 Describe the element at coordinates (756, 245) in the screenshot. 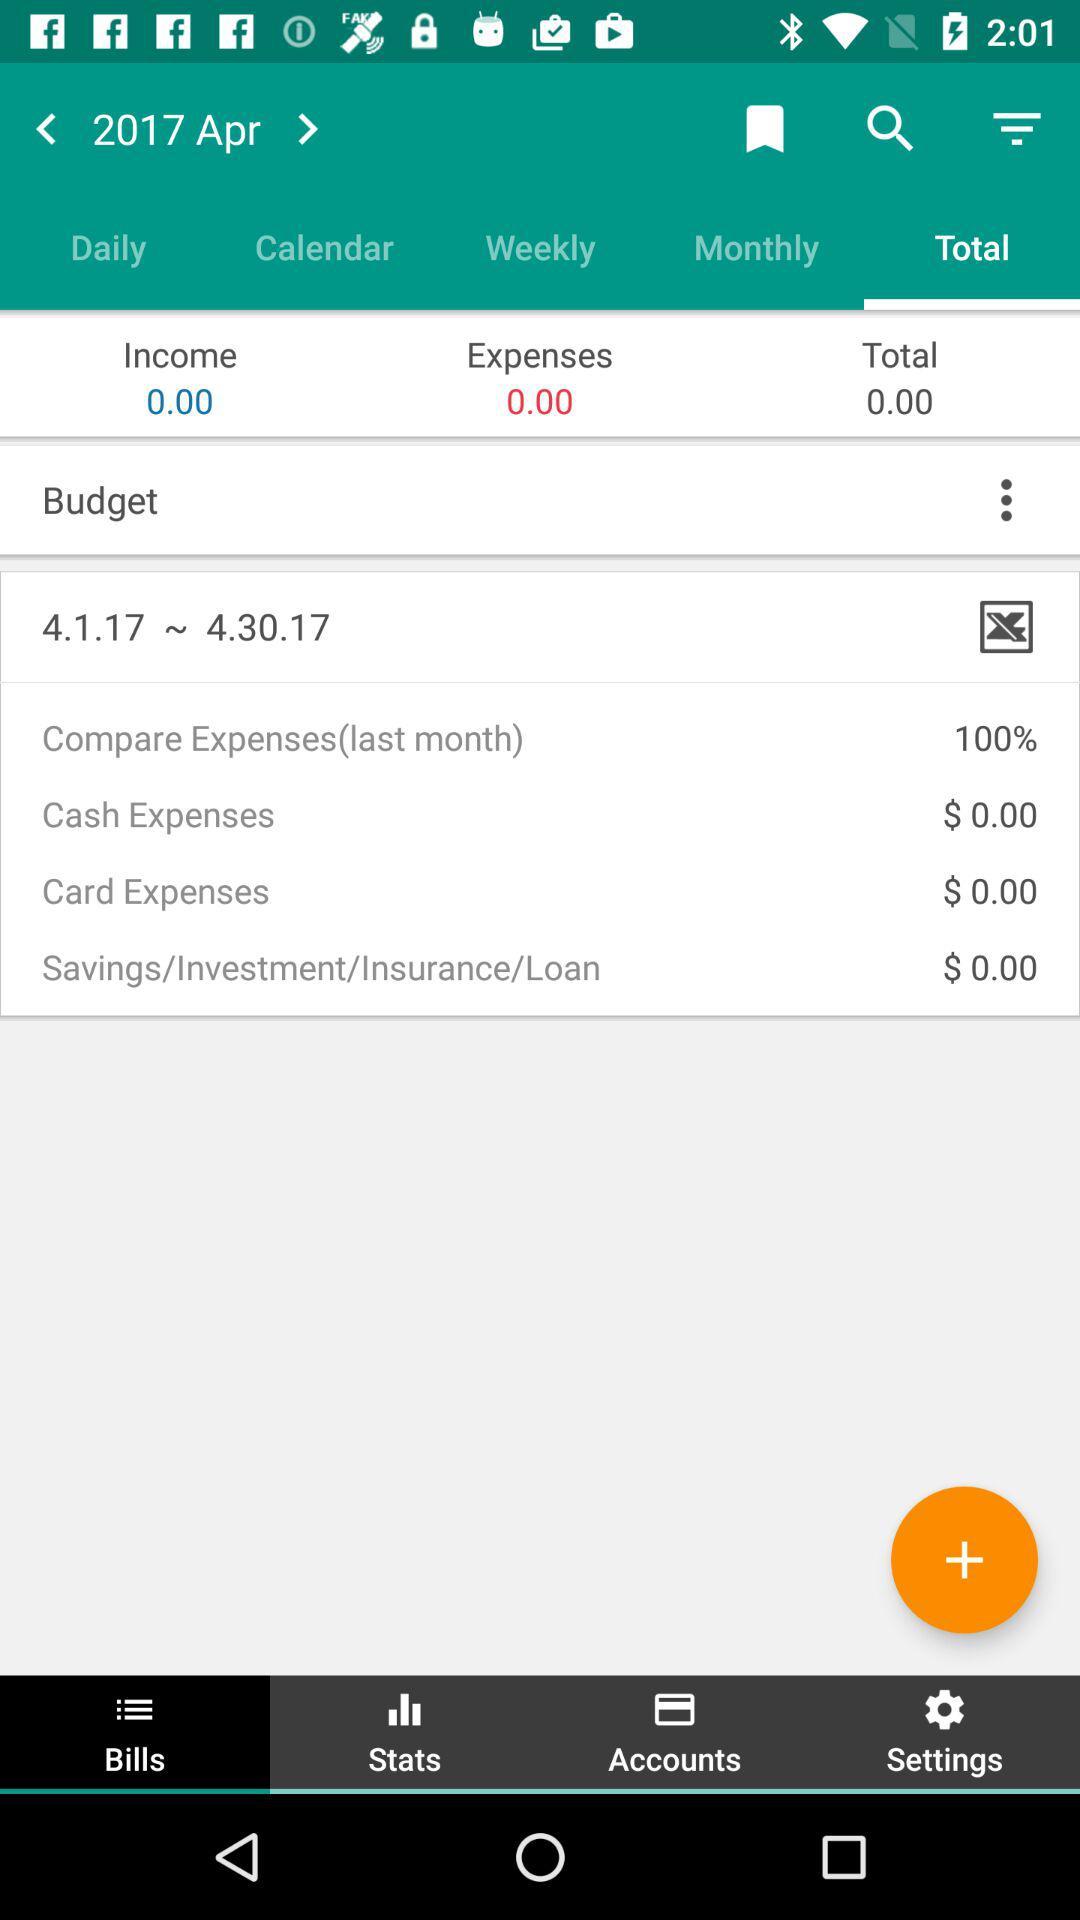

I see `item to the left of the total icon` at that location.